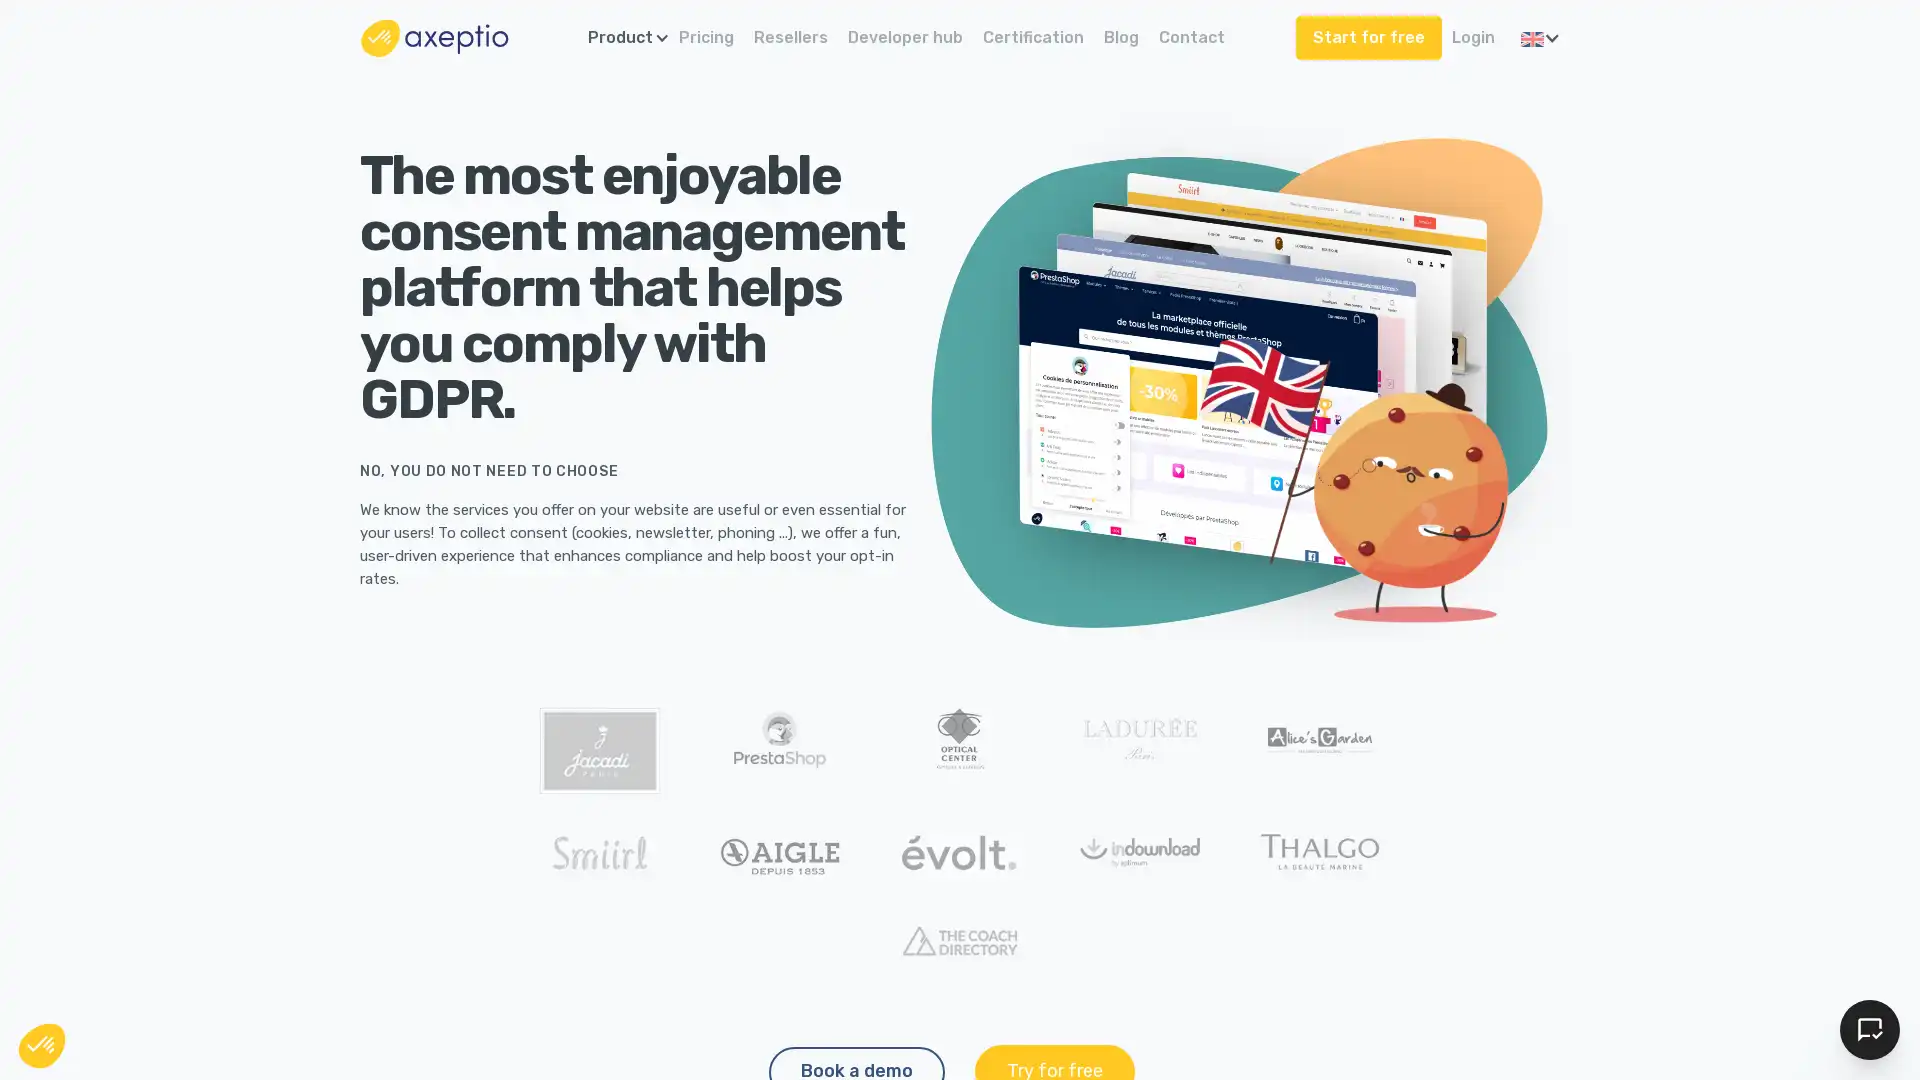  Describe the element at coordinates (230, 969) in the screenshot. I see `I want to choose` at that location.